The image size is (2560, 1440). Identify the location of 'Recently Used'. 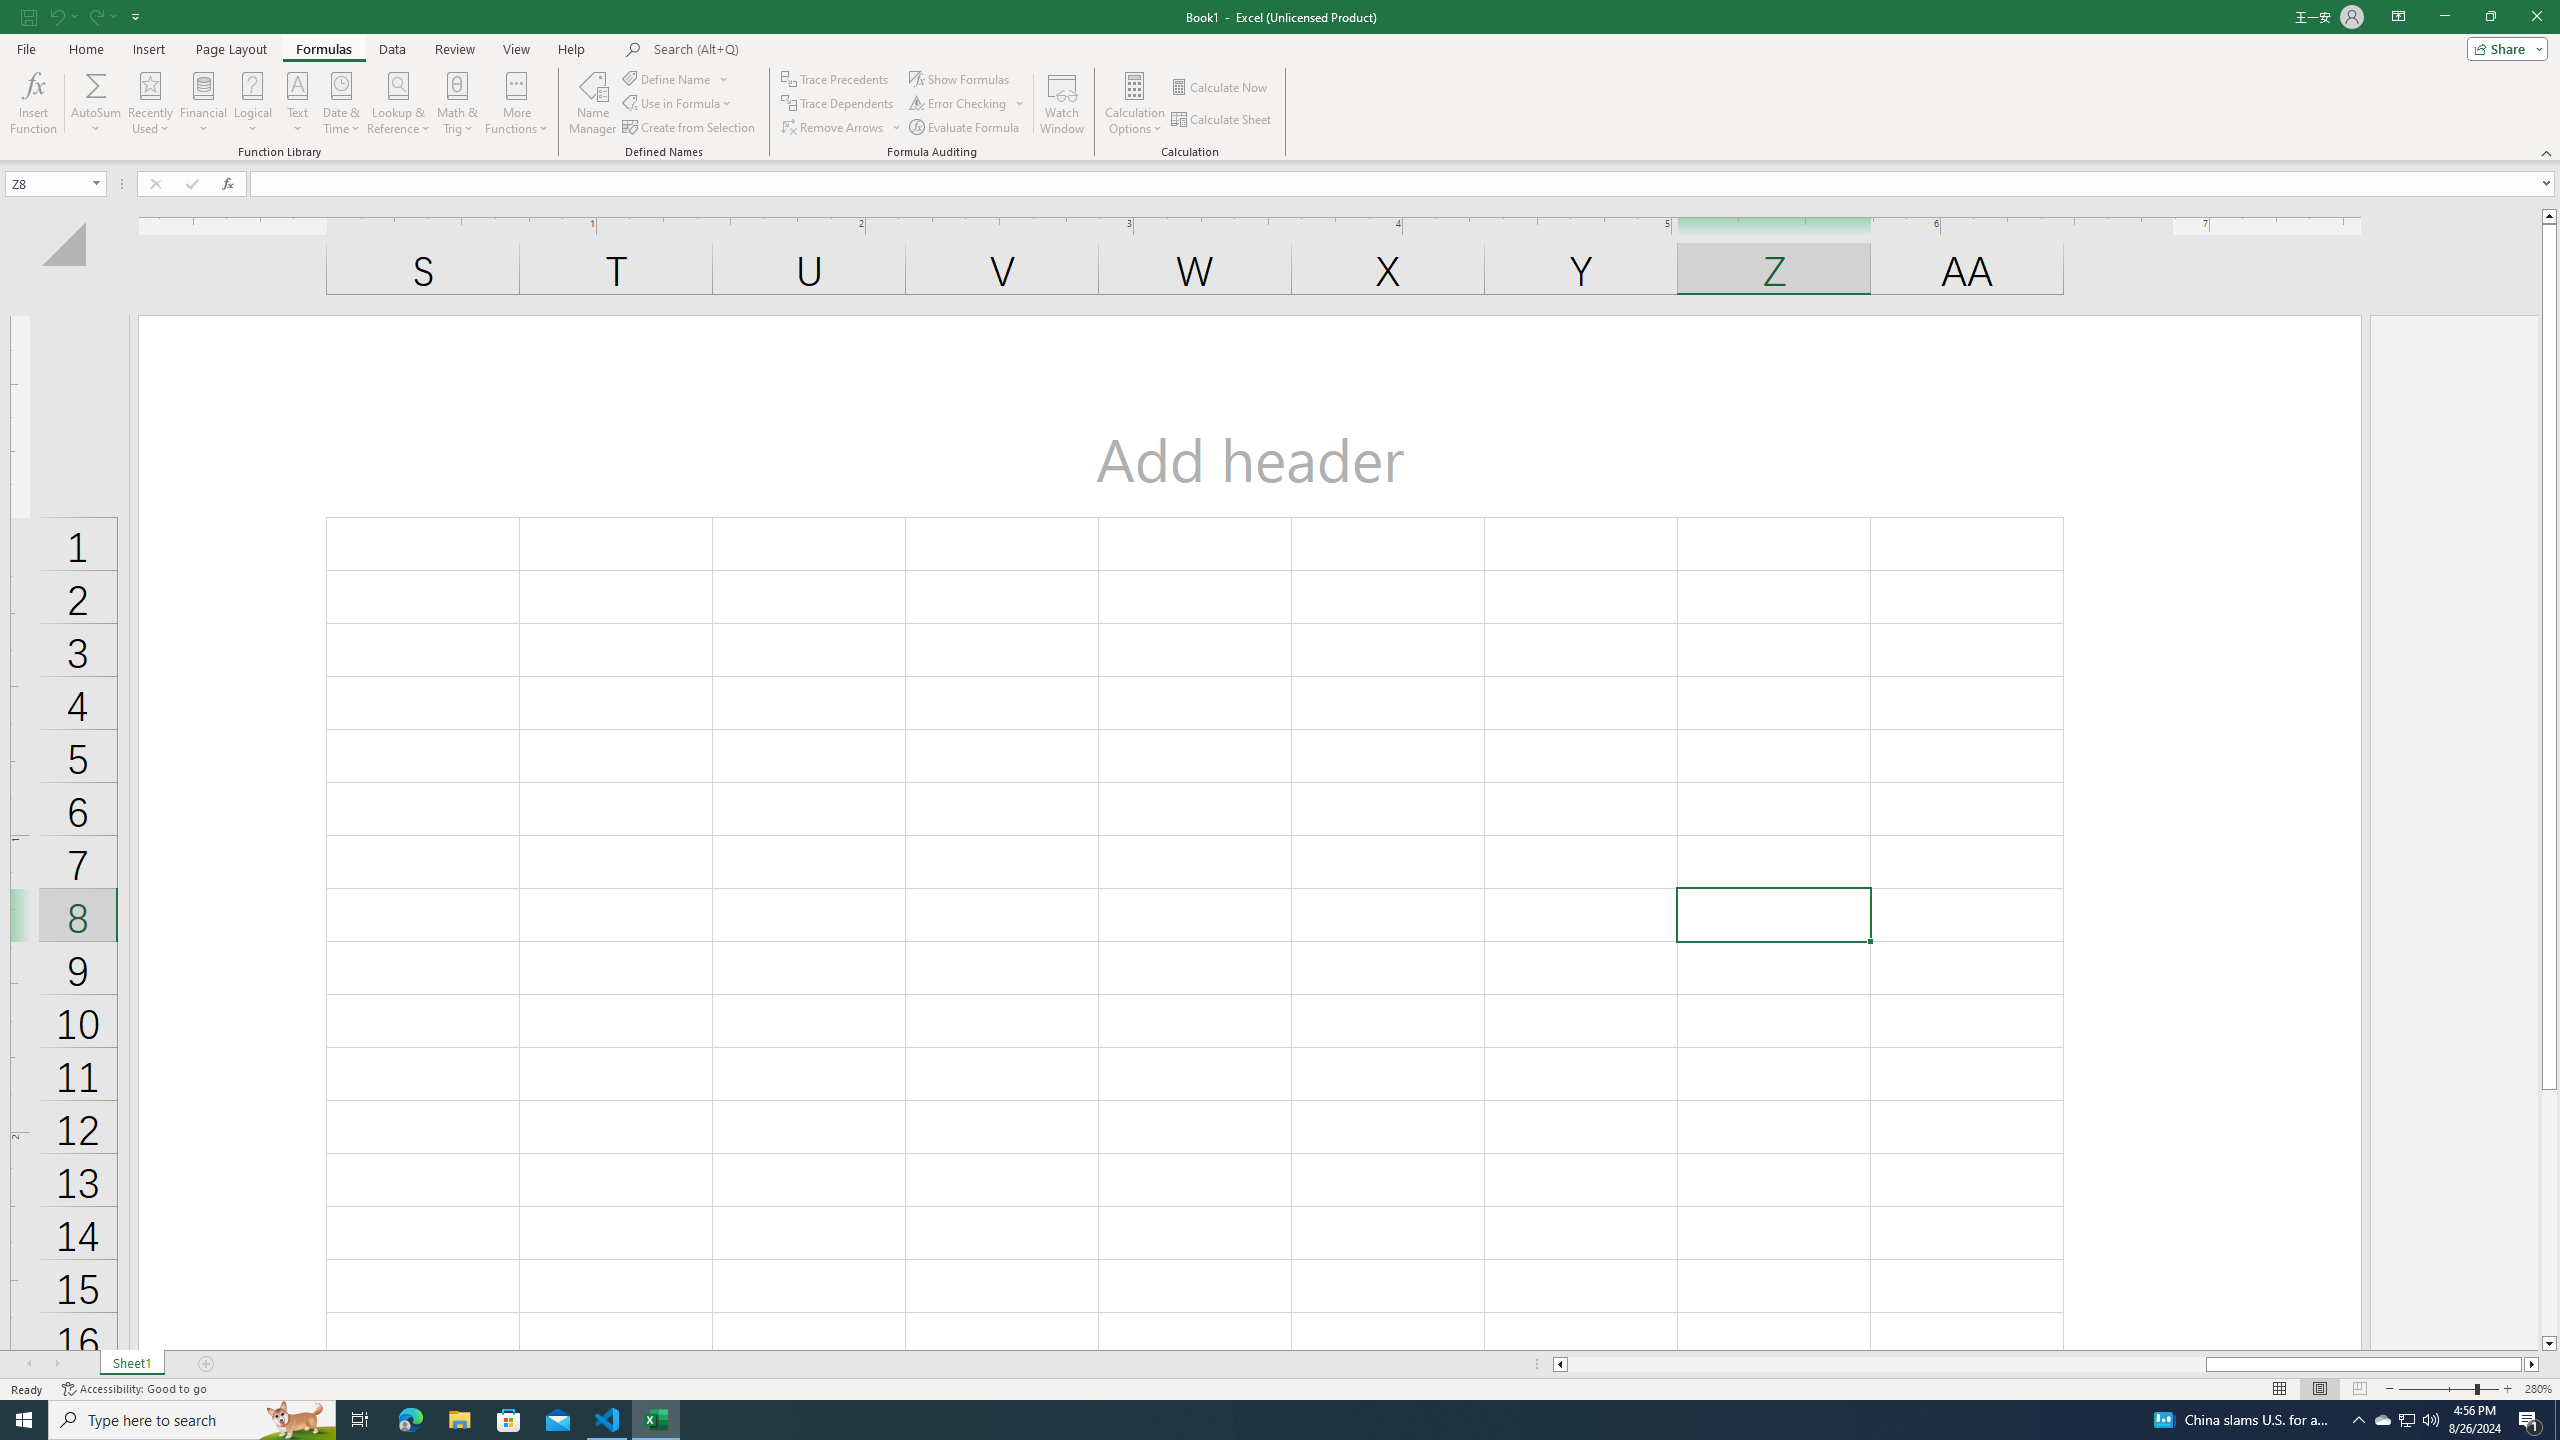
(150, 103).